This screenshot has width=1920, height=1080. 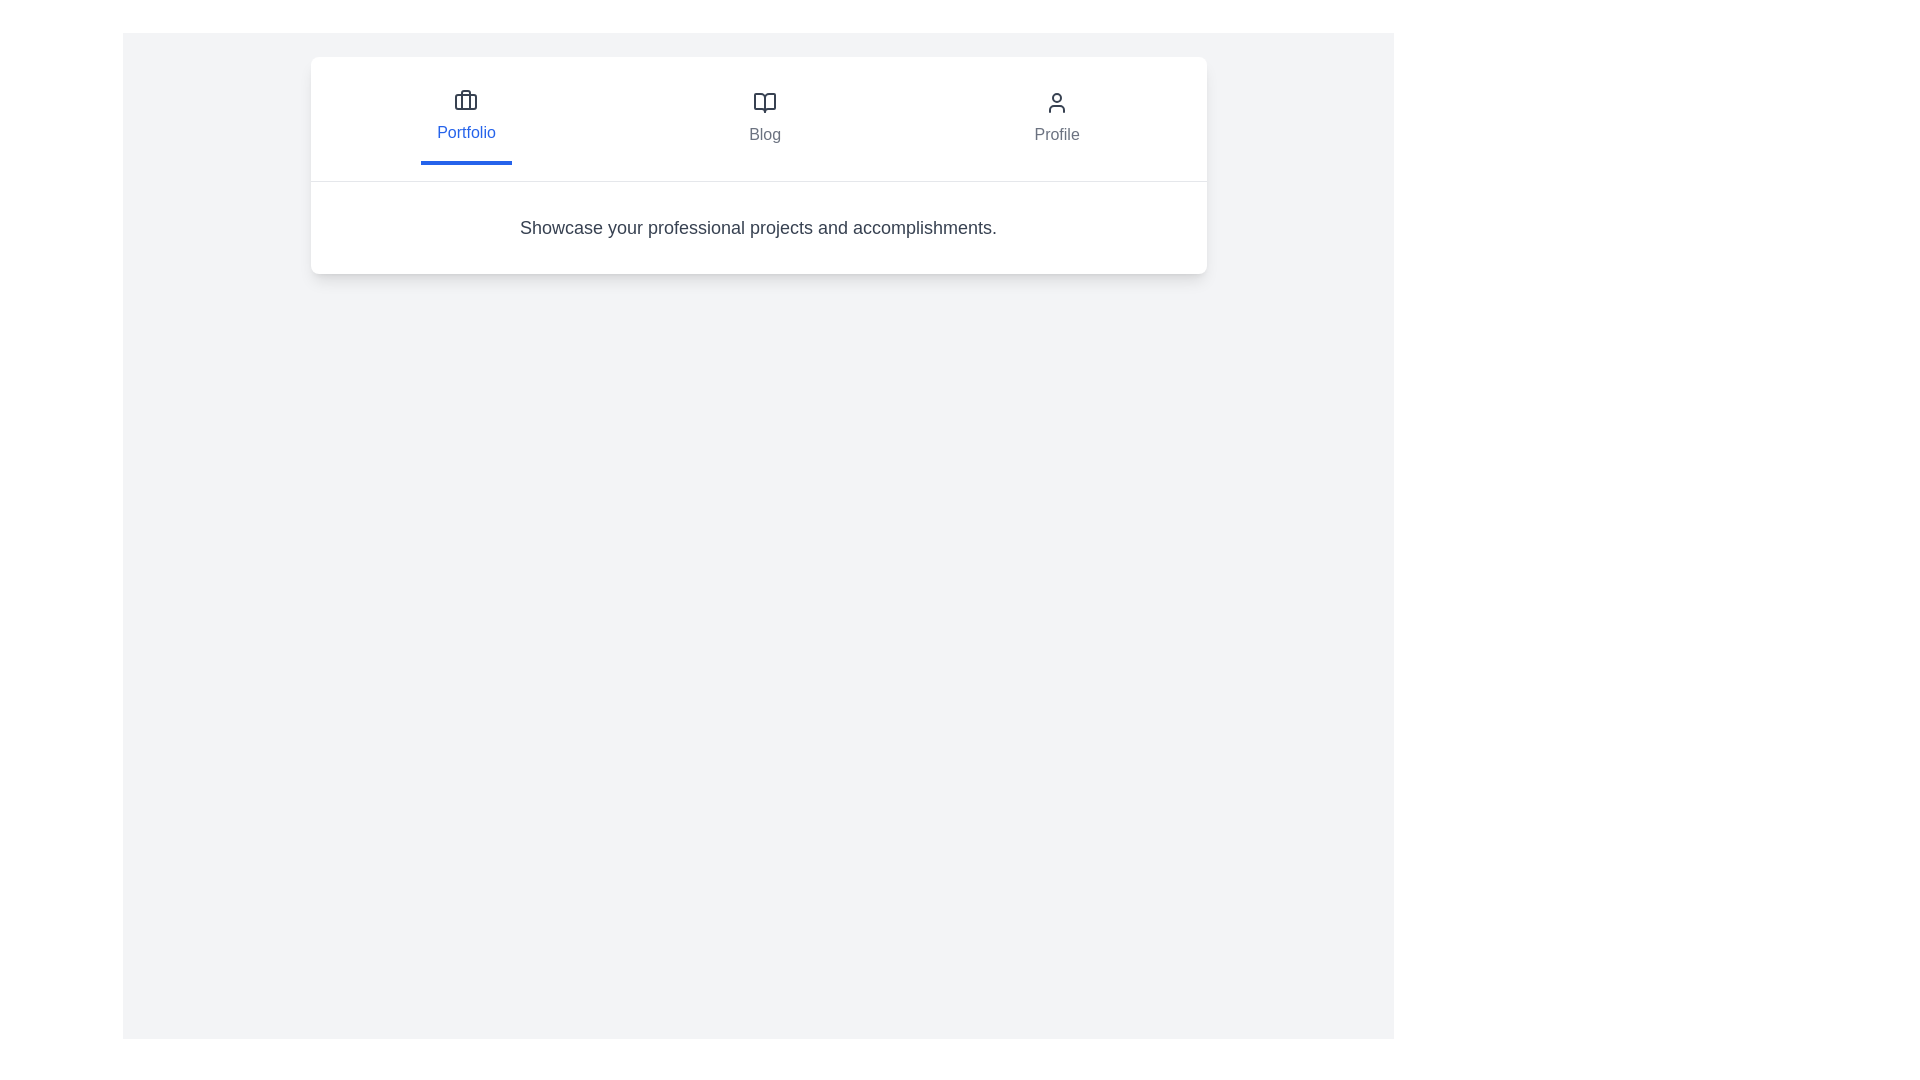 I want to click on the tab labeled Blog to view its content, so click(x=764, y=119).